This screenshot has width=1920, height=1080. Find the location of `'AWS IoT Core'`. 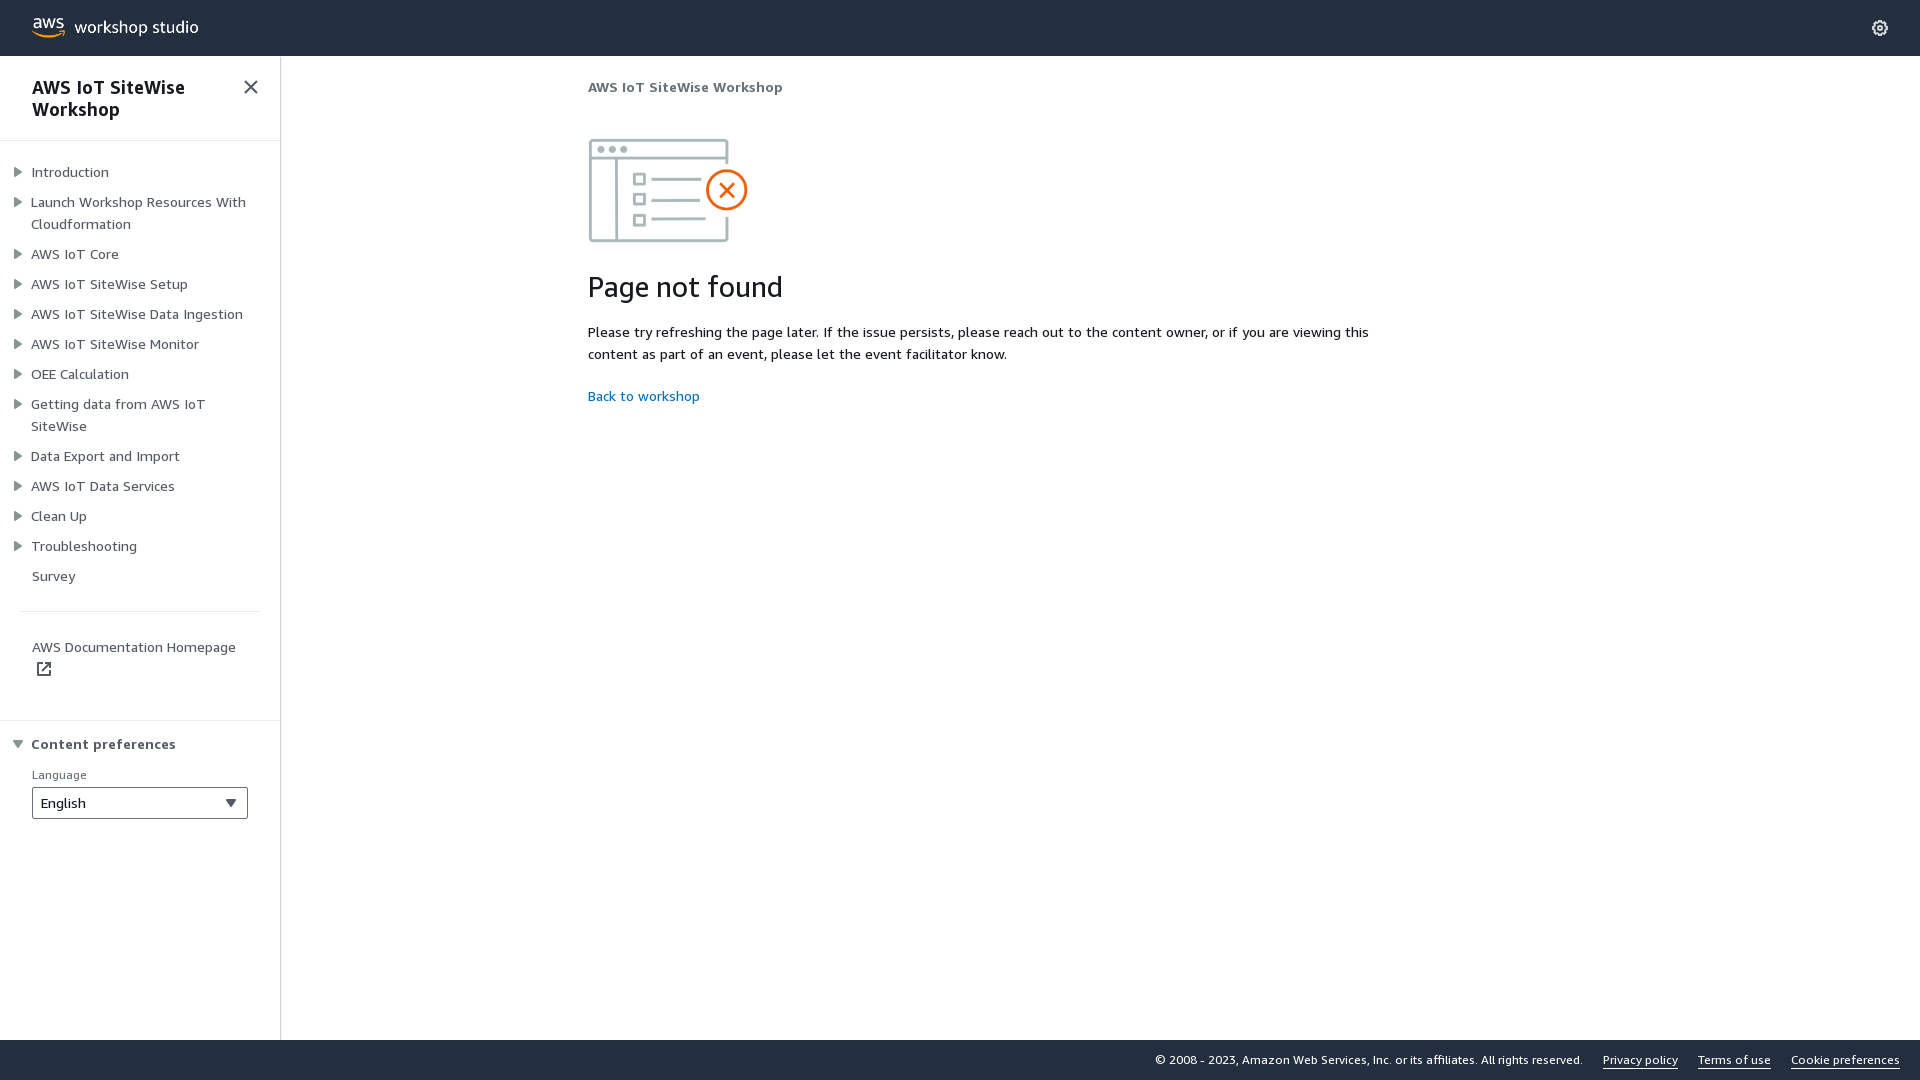

'AWS IoT Core' is located at coordinates (75, 253).